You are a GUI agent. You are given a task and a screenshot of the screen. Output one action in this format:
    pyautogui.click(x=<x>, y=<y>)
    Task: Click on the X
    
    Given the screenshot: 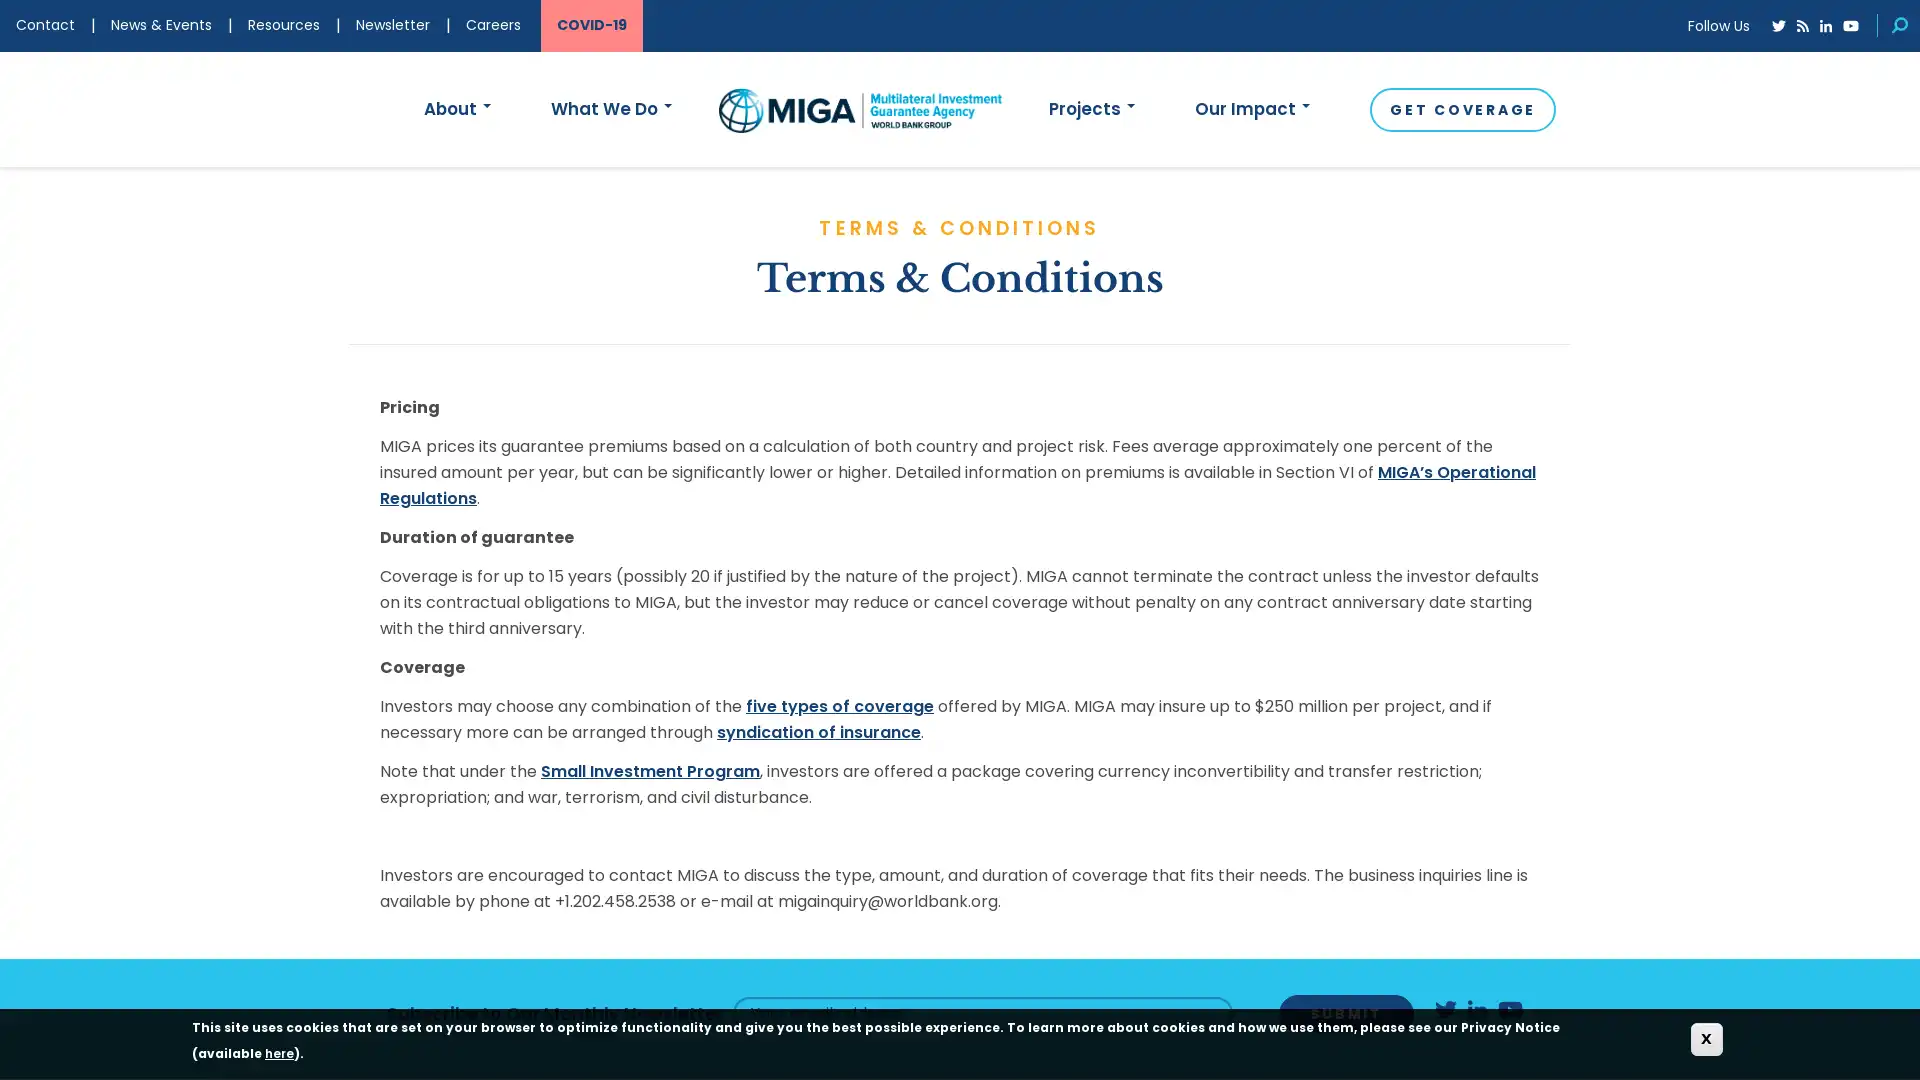 What is the action you would take?
    pyautogui.click(x=1706, y=1038)
    